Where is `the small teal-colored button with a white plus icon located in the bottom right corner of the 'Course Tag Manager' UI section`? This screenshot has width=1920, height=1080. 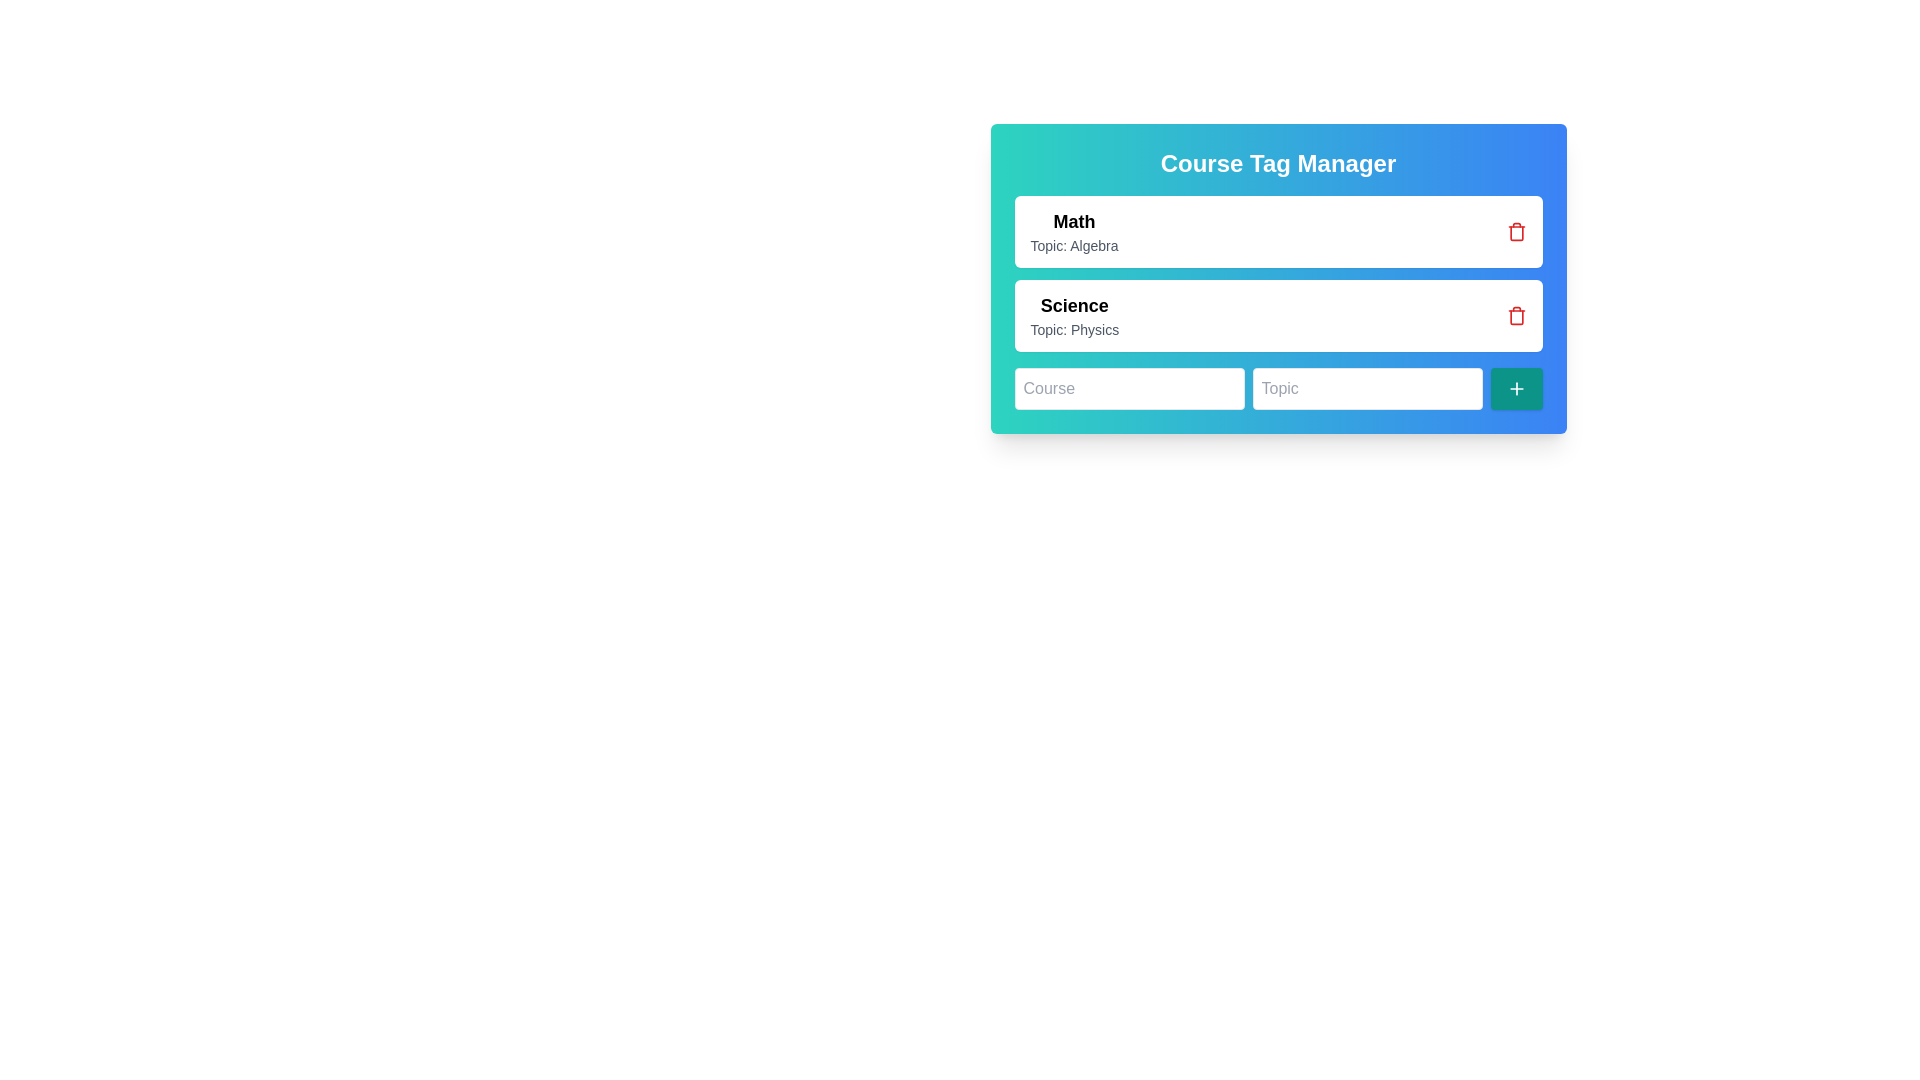 the small teal-colored button with a white plus icon located in the bottom right corner of the 'Course Tag Manager' UI section is located at coordinates (1516, 389).